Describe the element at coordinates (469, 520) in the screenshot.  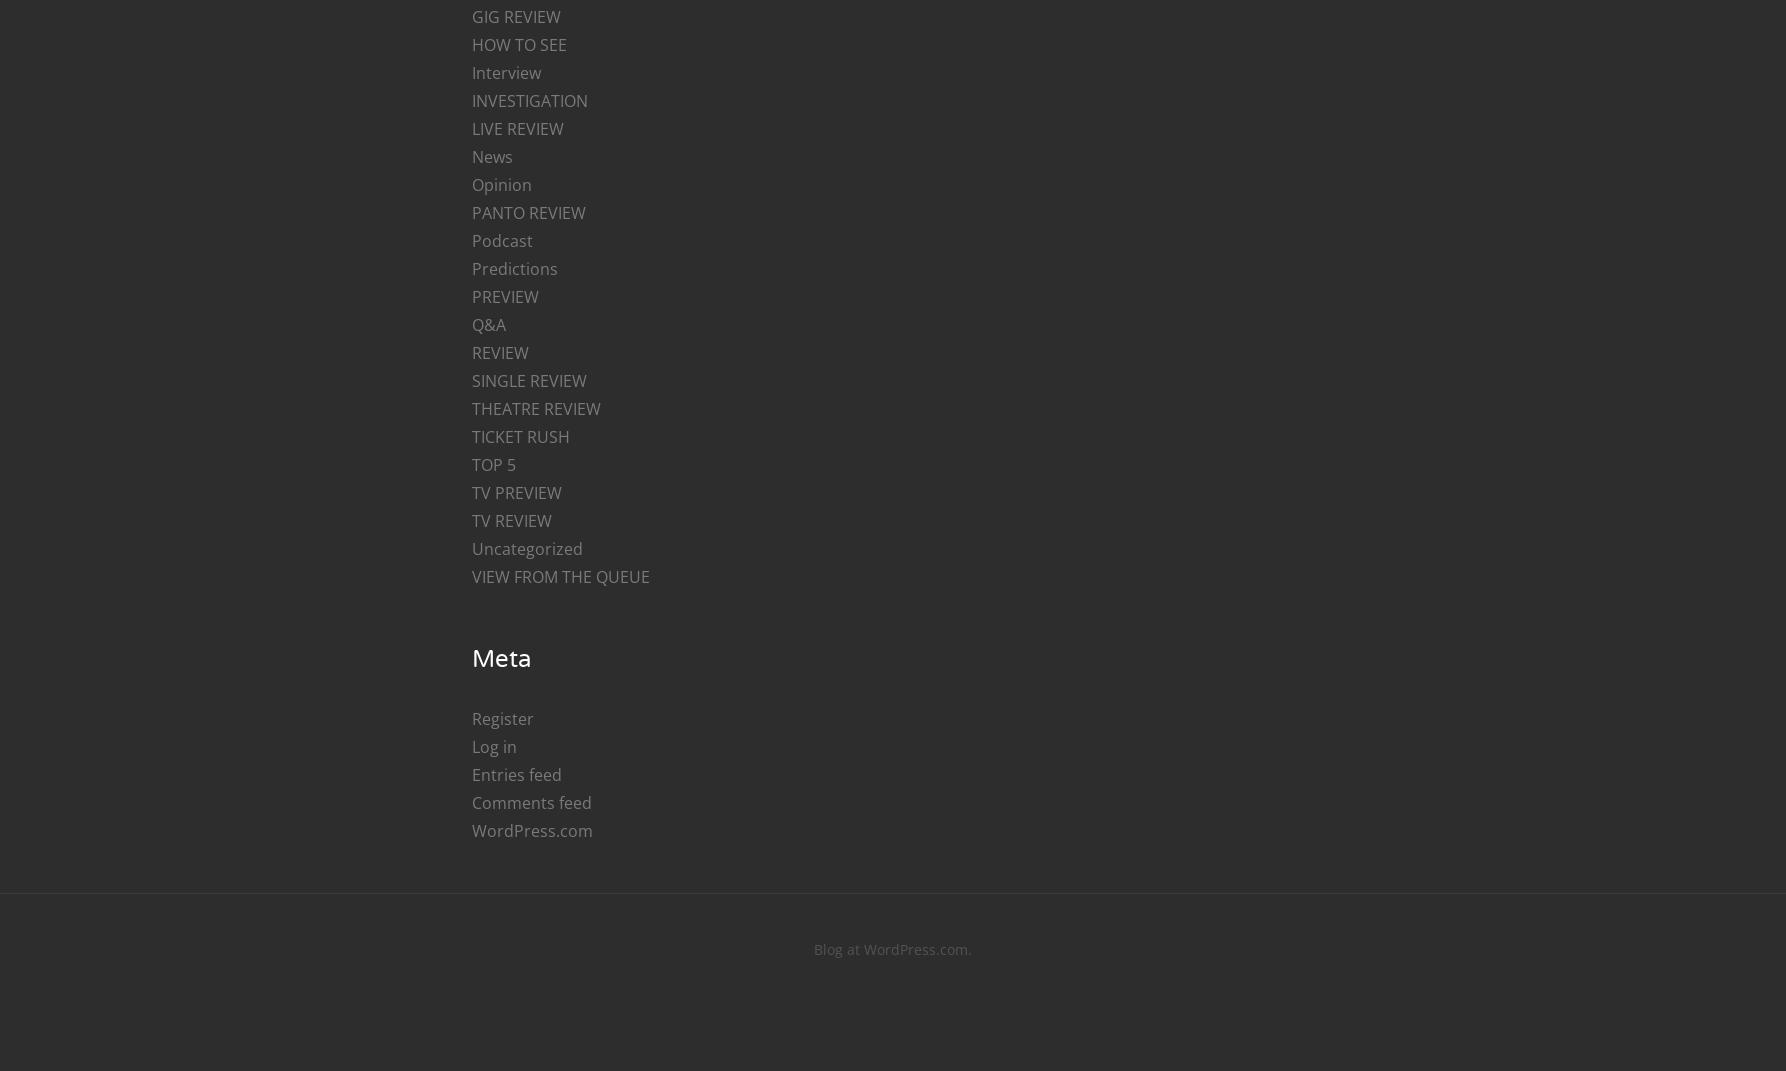
I see `'TV REVIEW'` at that location.